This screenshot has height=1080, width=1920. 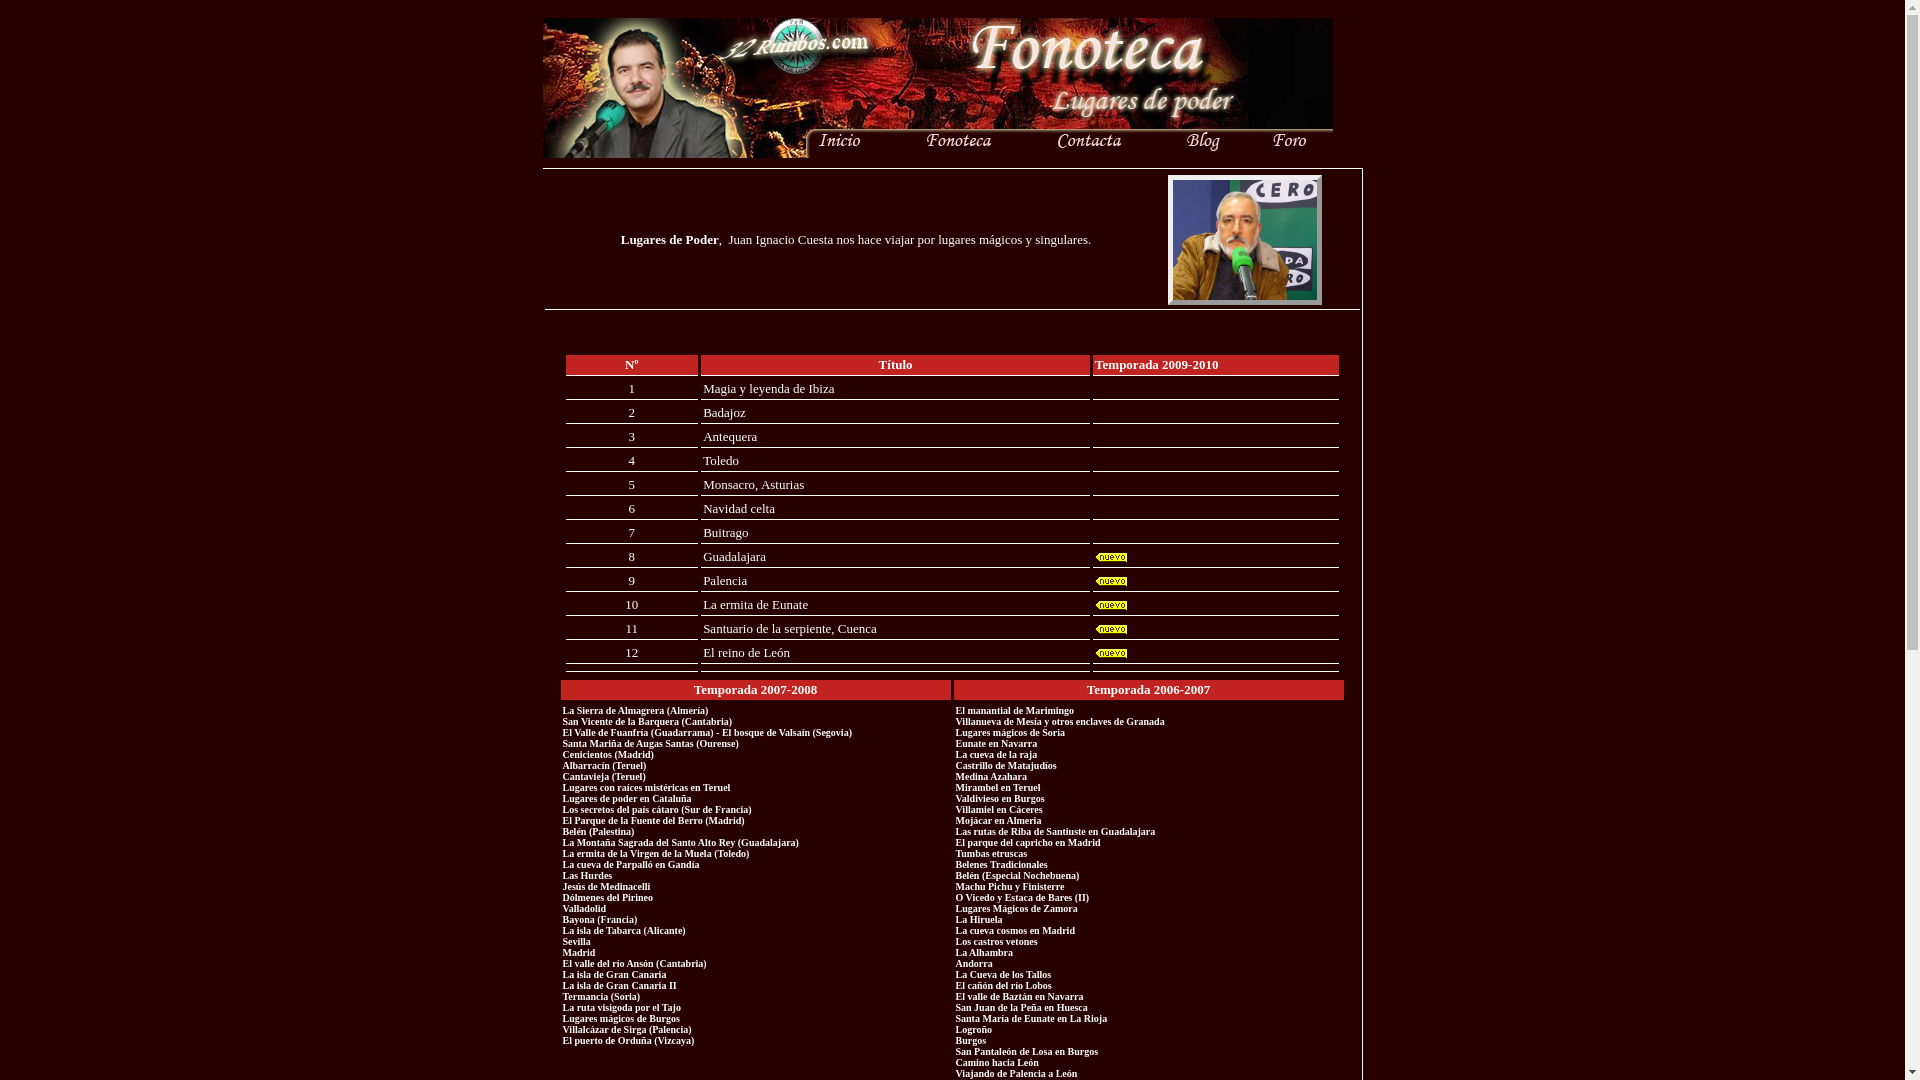 What do you see at coordinates (728, 434) in the screenshot?
I see `'Antequera'` at bounding box center [728, 434].